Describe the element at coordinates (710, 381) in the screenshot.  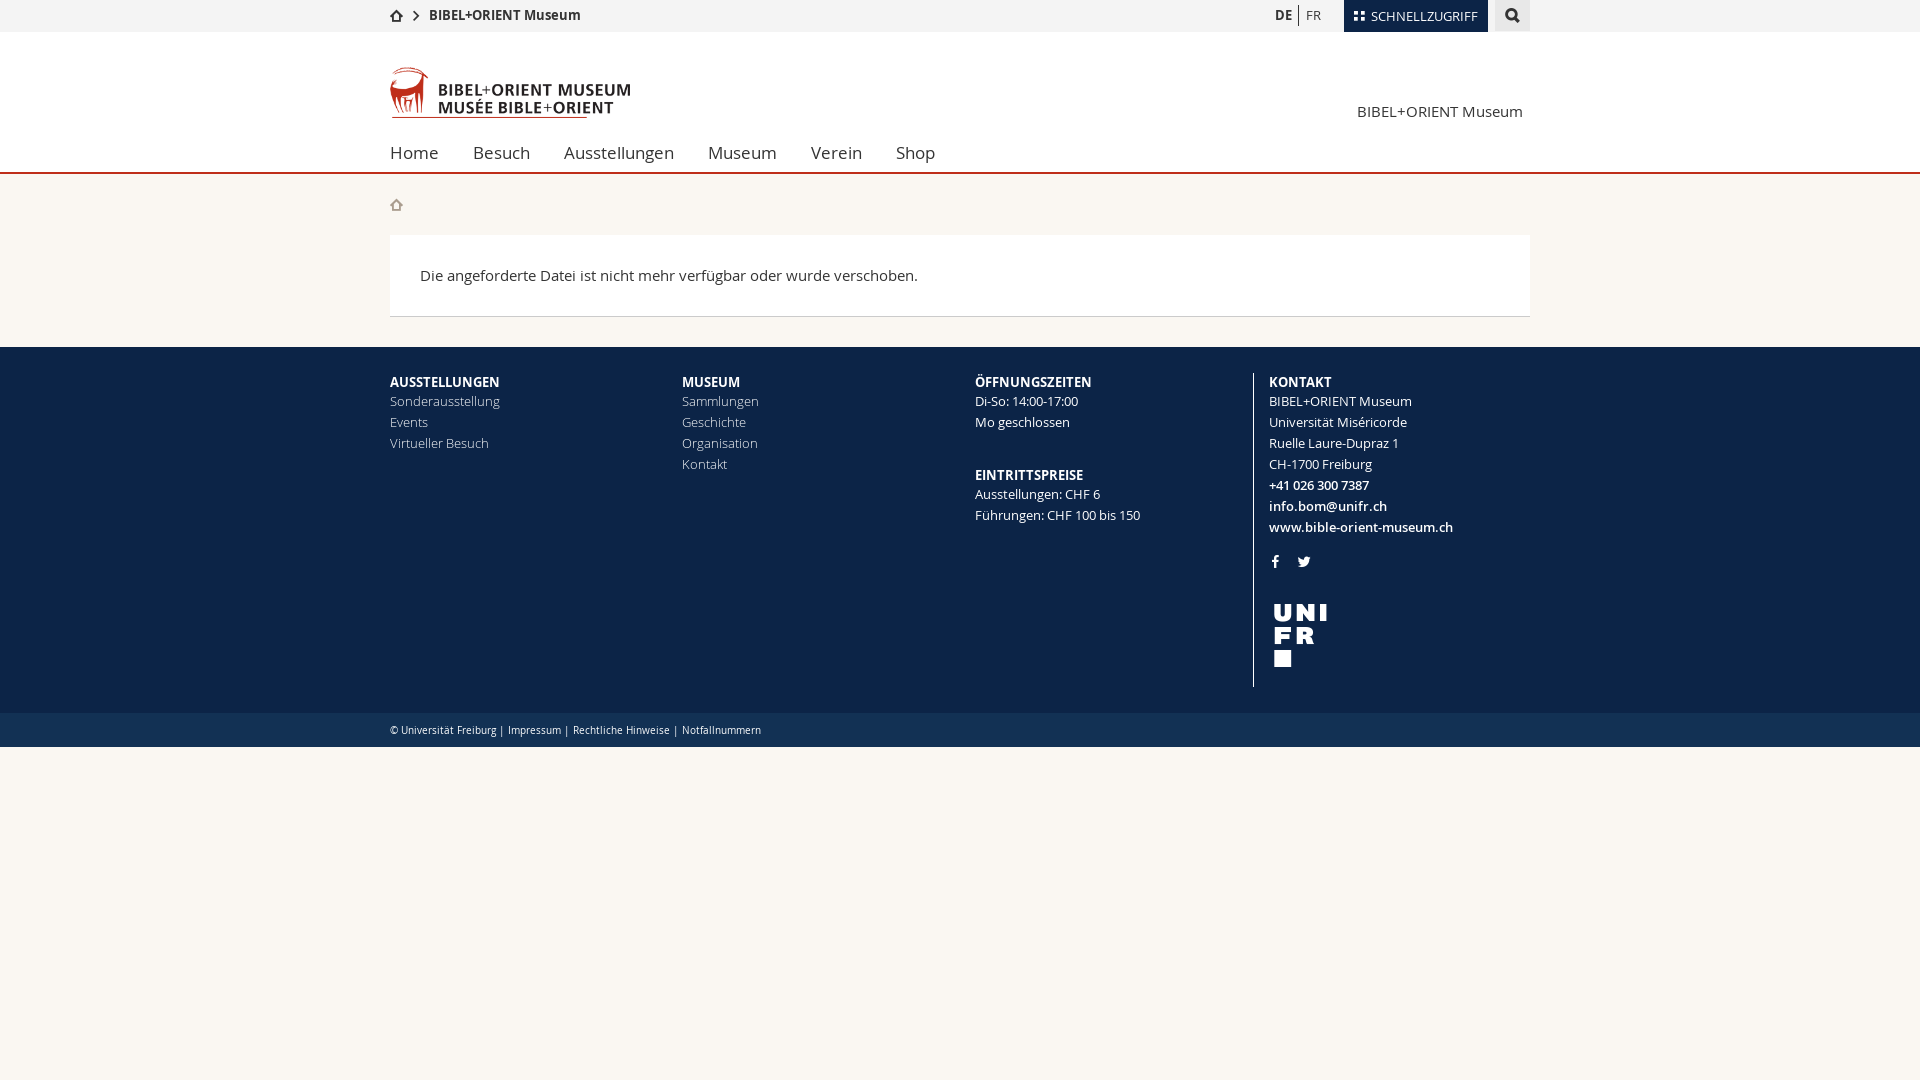
I see `'MUSEUM'` at that location.